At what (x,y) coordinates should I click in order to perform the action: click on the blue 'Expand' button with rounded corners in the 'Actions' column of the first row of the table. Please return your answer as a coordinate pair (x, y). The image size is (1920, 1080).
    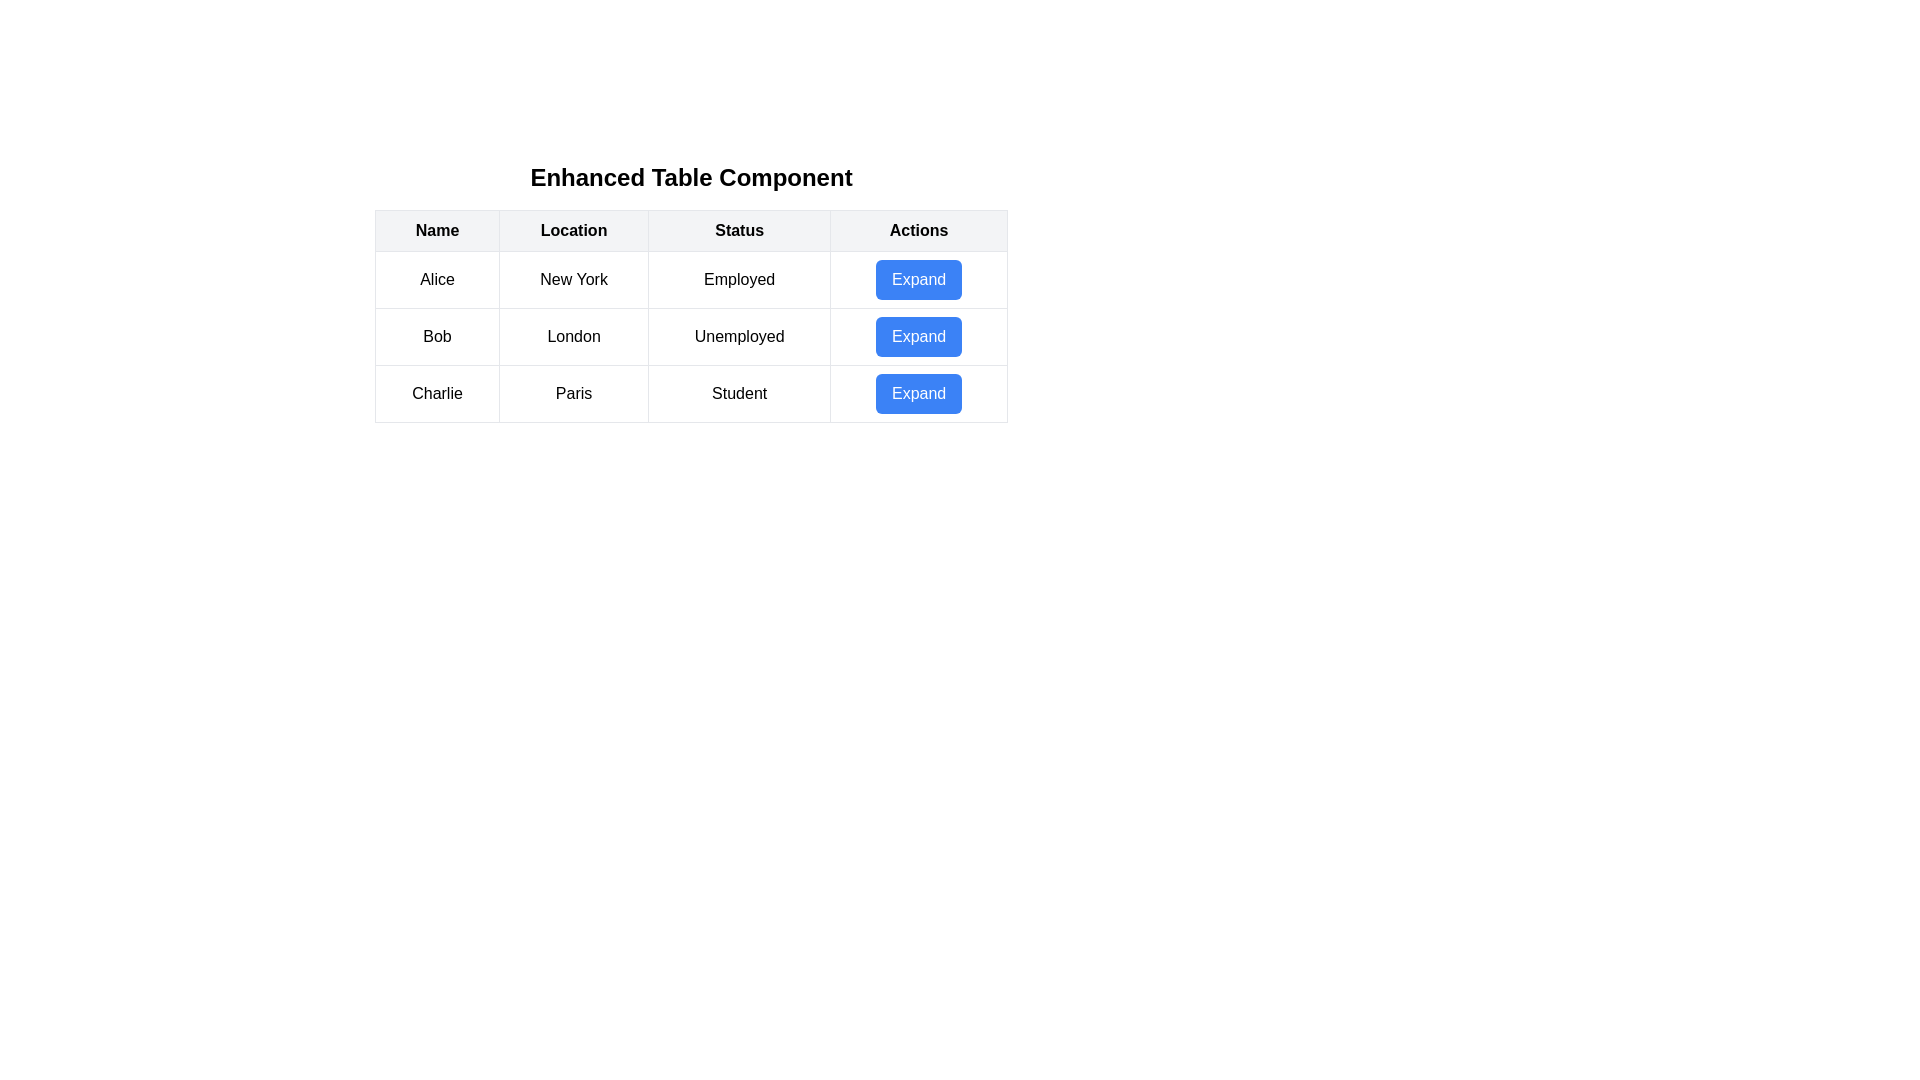
    Looking at the image, I should click on (918, 280).